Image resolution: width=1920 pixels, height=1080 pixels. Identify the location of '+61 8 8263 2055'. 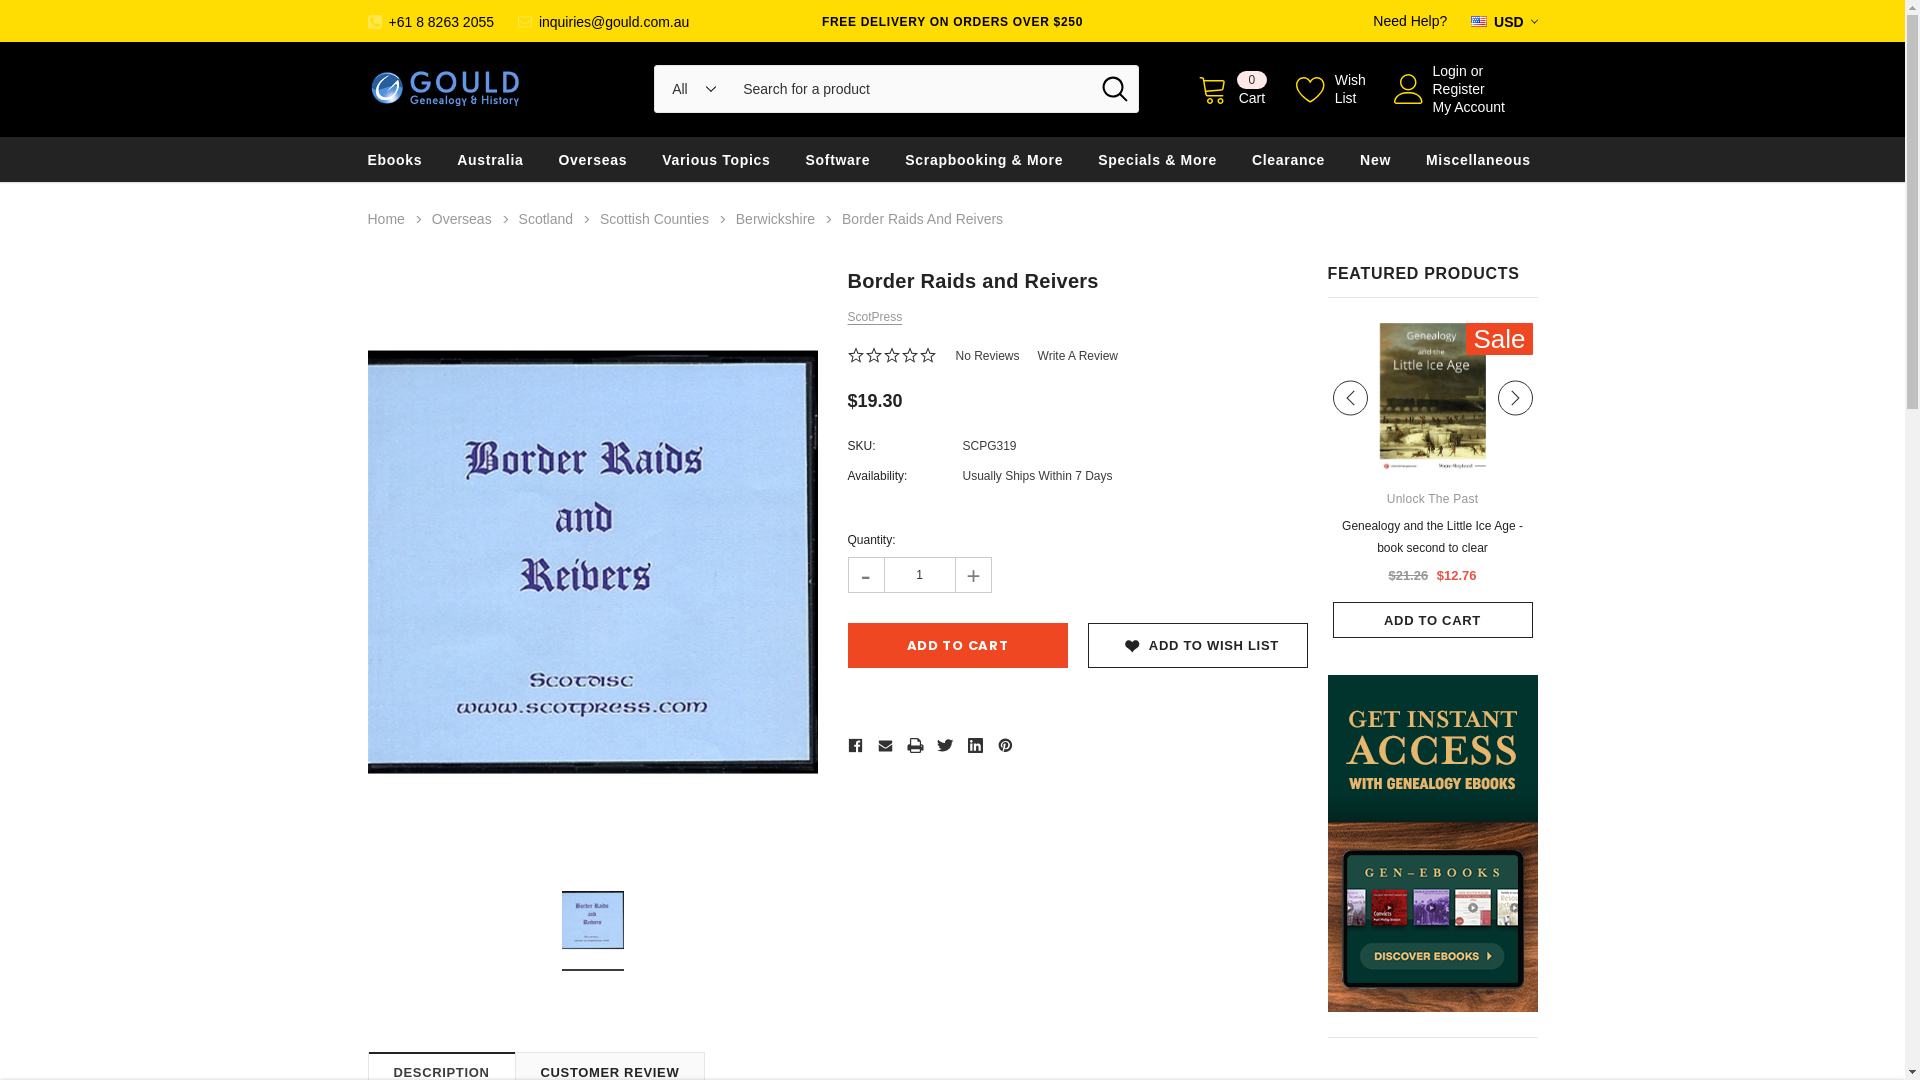
(430, 21).